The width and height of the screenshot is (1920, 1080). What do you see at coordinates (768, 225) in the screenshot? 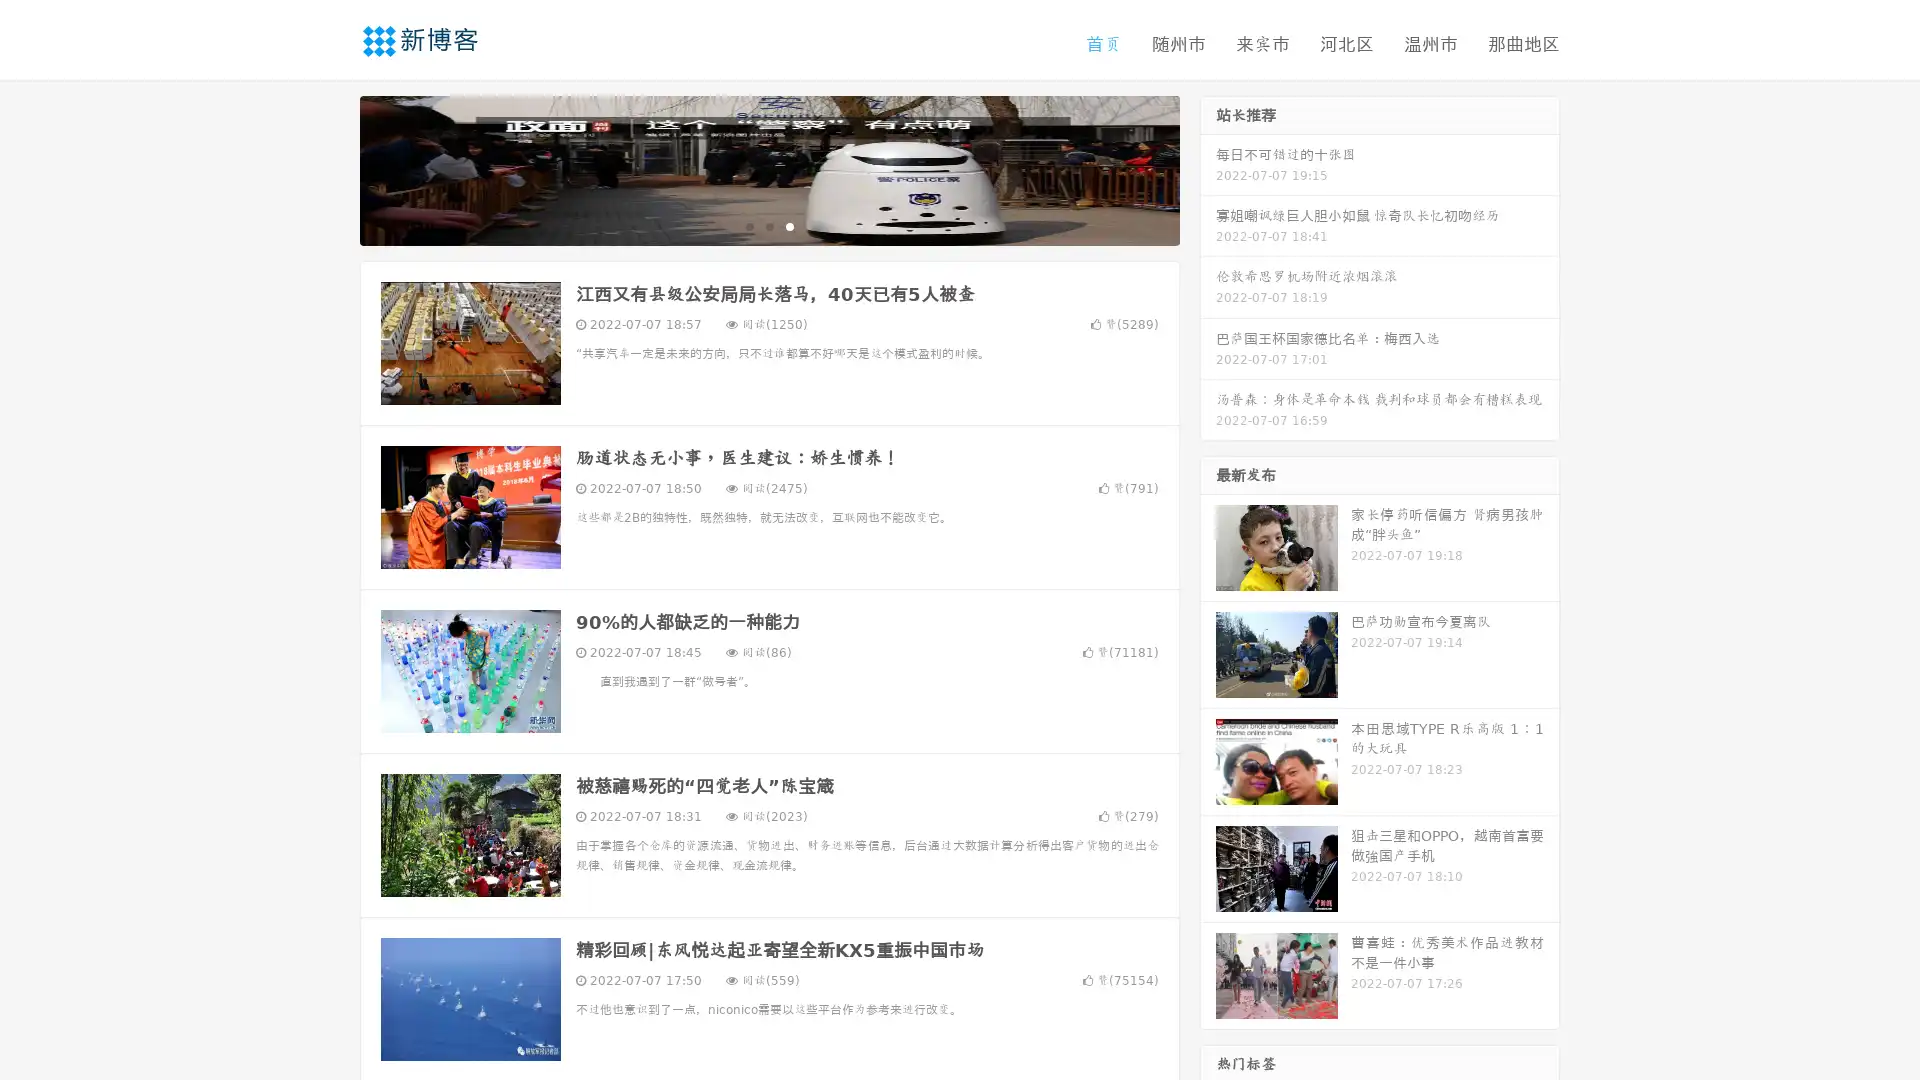
I see `Go to slide 2` at bounding box center [768, 225].